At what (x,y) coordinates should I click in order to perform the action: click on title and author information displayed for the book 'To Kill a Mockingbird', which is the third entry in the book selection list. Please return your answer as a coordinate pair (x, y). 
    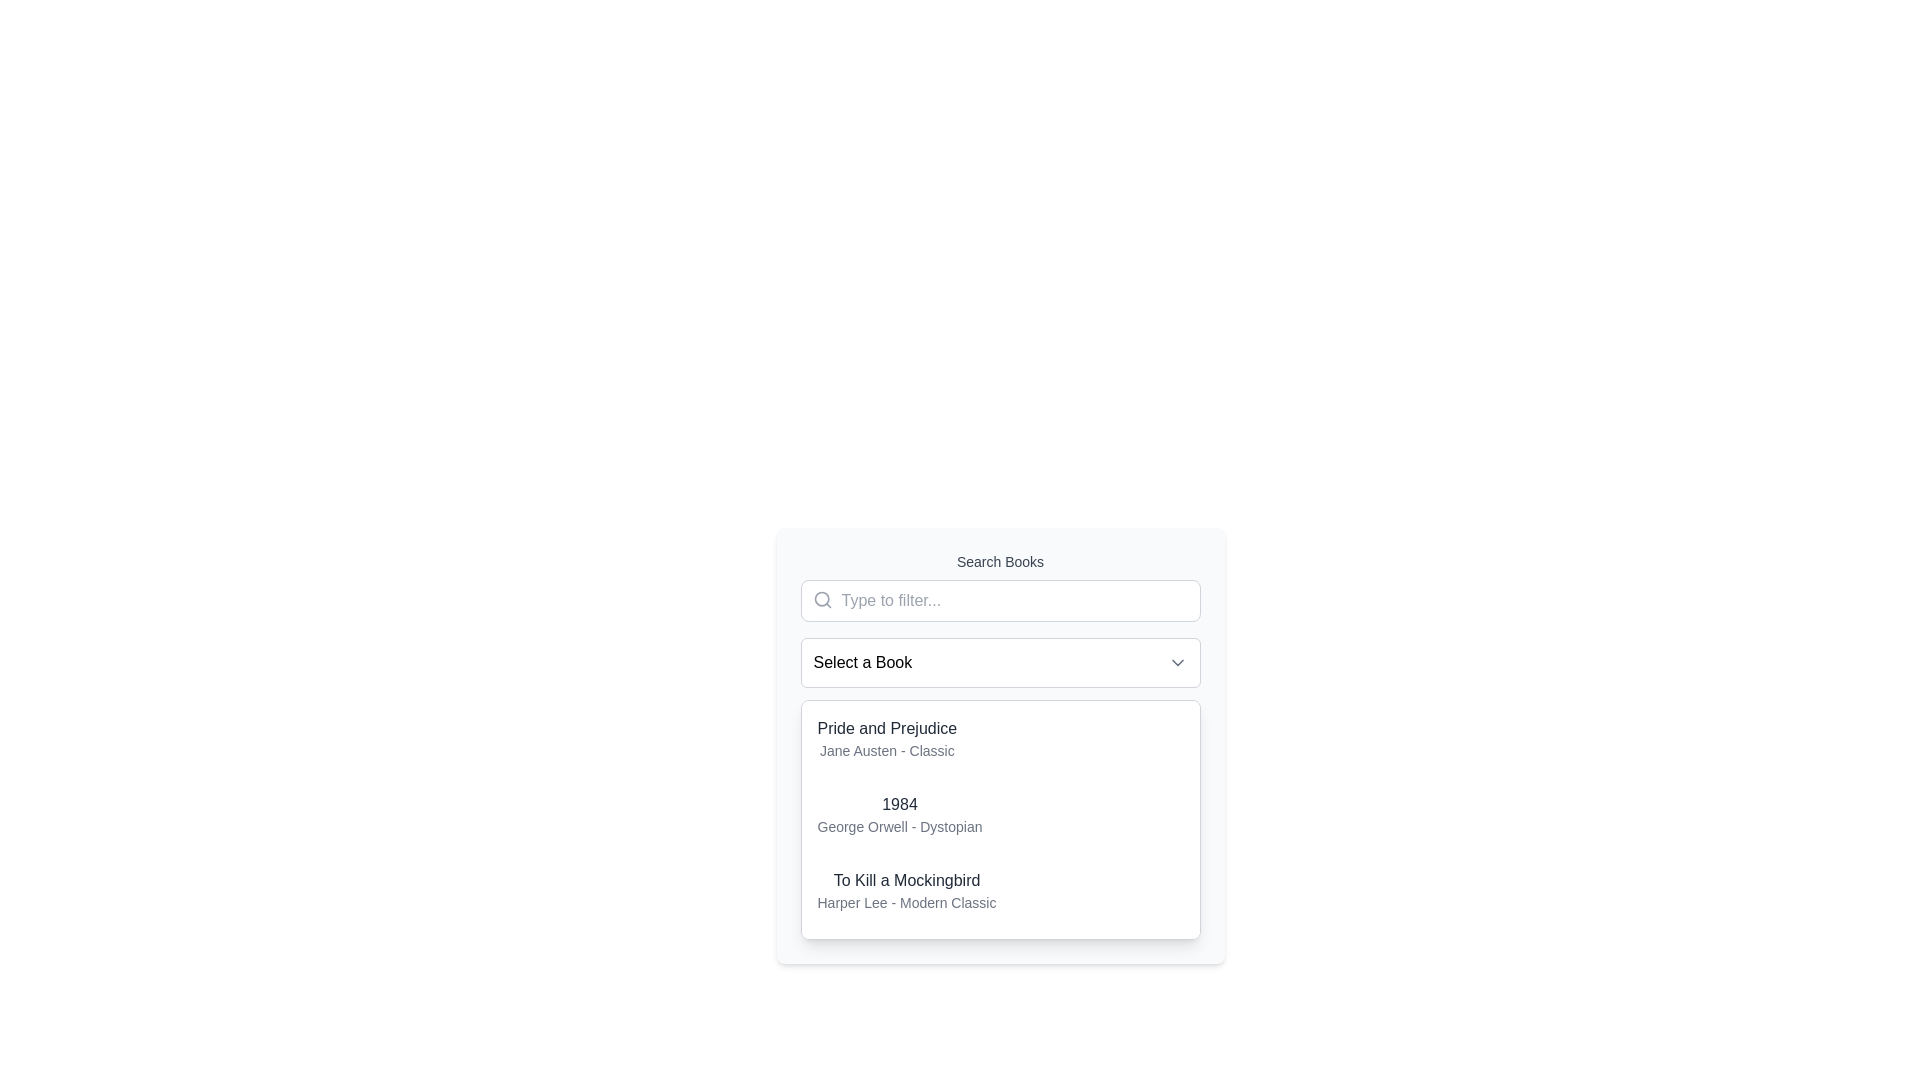
    Looking at the image, I should click on (906, 890).